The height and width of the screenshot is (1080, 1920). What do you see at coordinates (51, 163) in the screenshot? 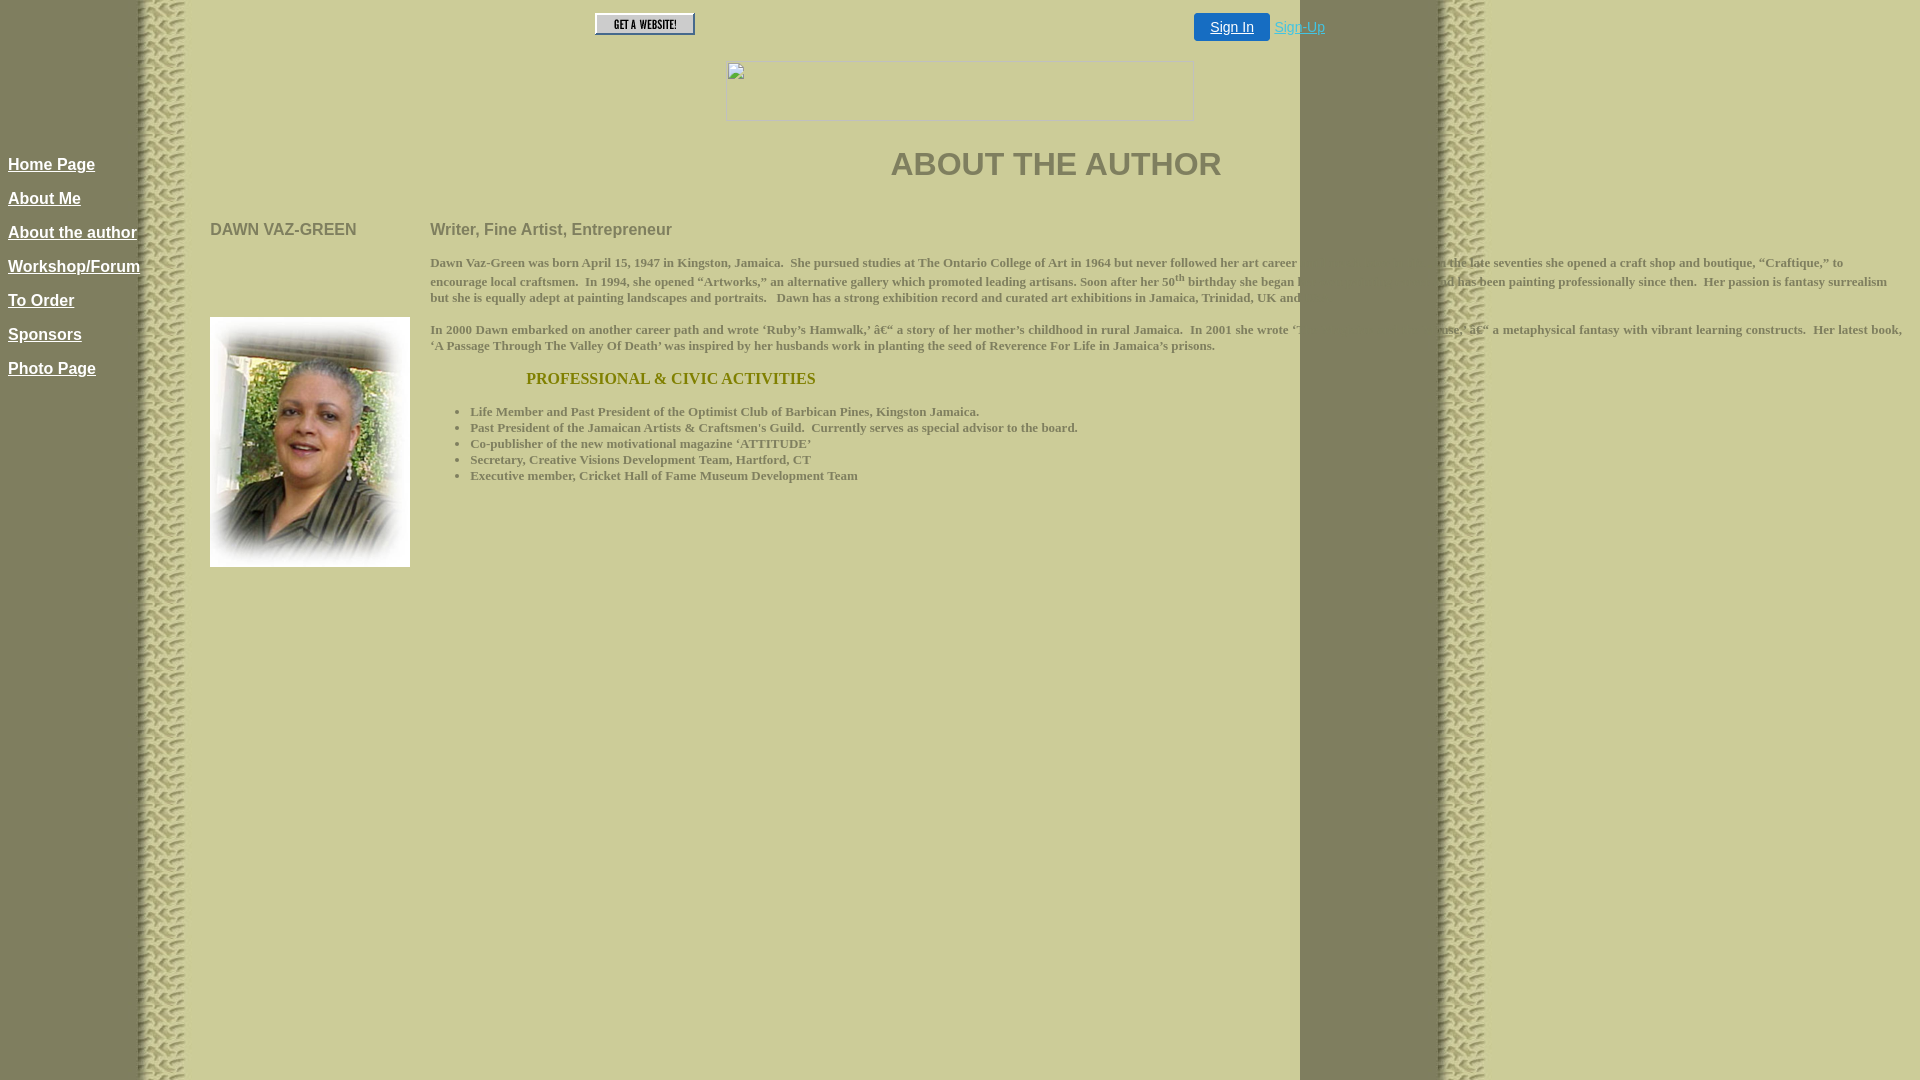
I see `'Home Page'` at bounding box center [51, 163].